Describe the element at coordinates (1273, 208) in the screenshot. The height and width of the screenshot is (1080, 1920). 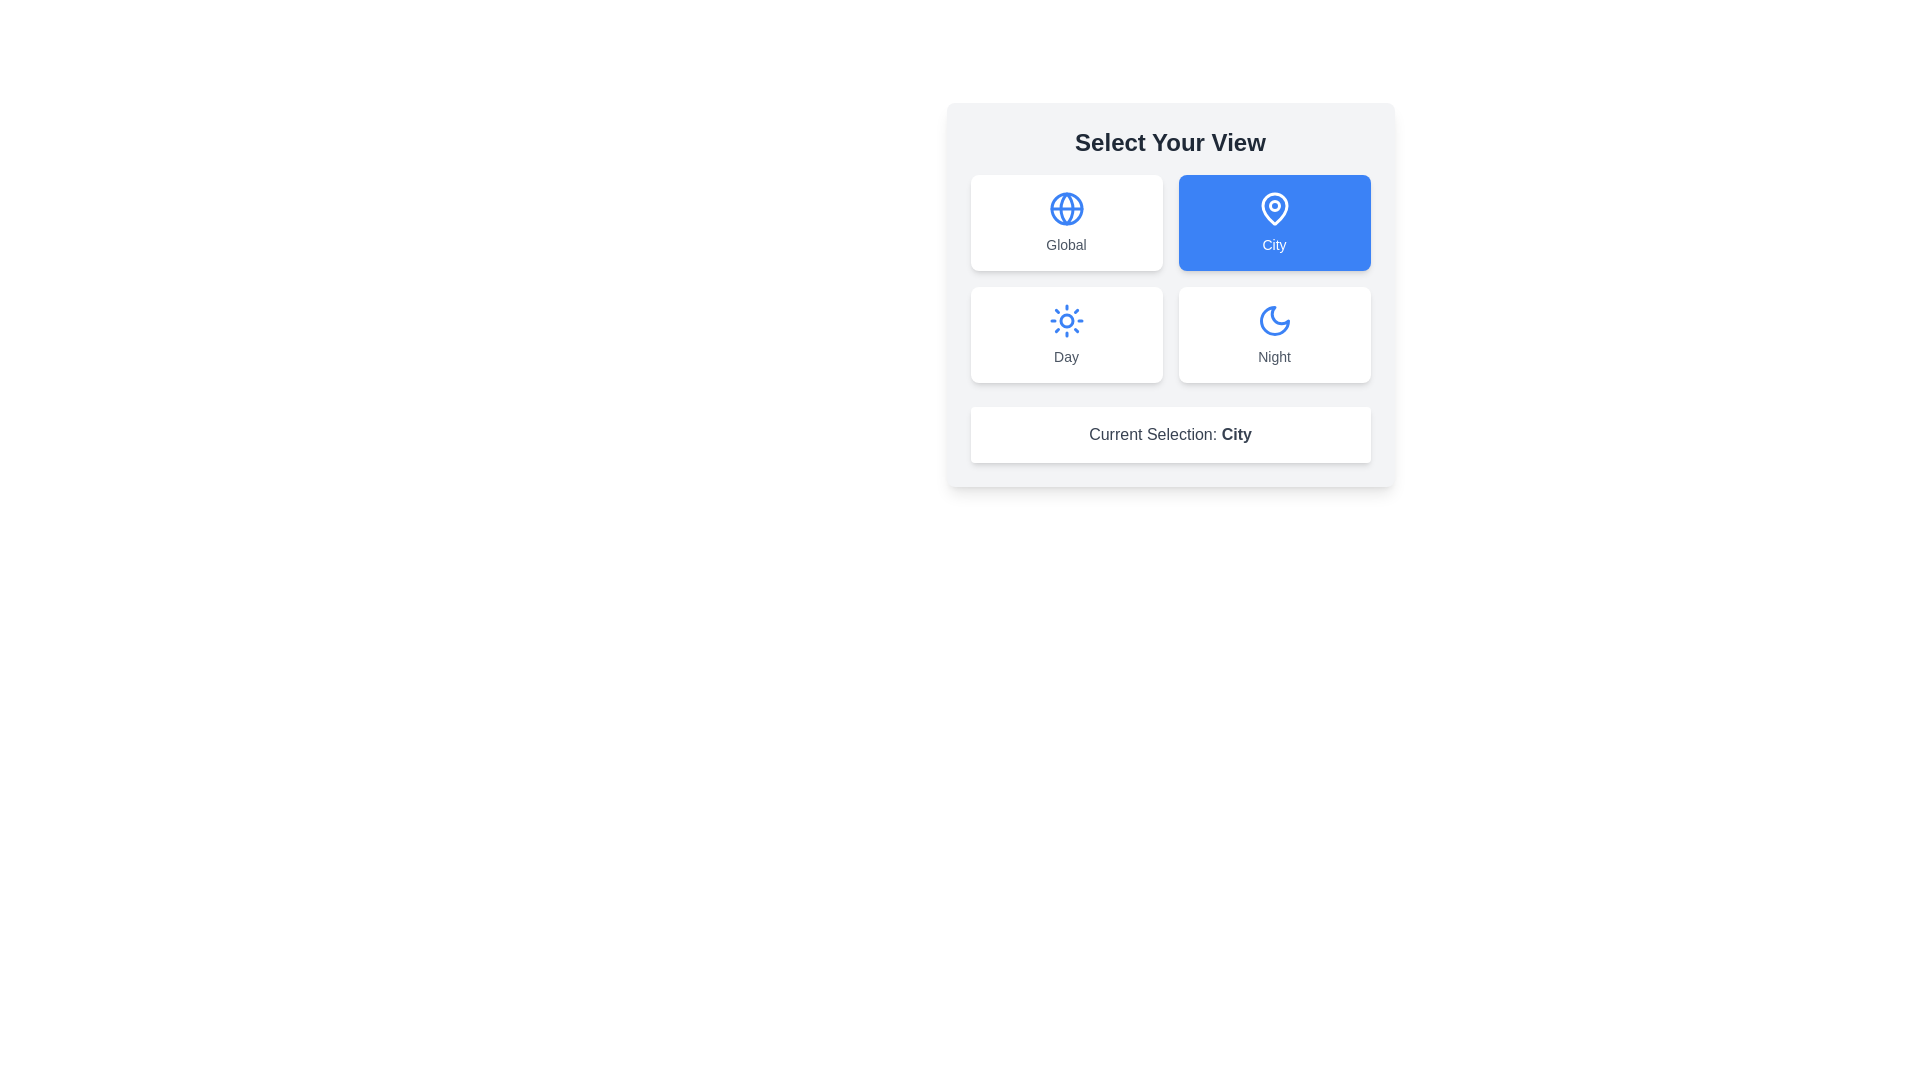
I see `the 'City' map pin icon located within the blue rectangular button` at that location.